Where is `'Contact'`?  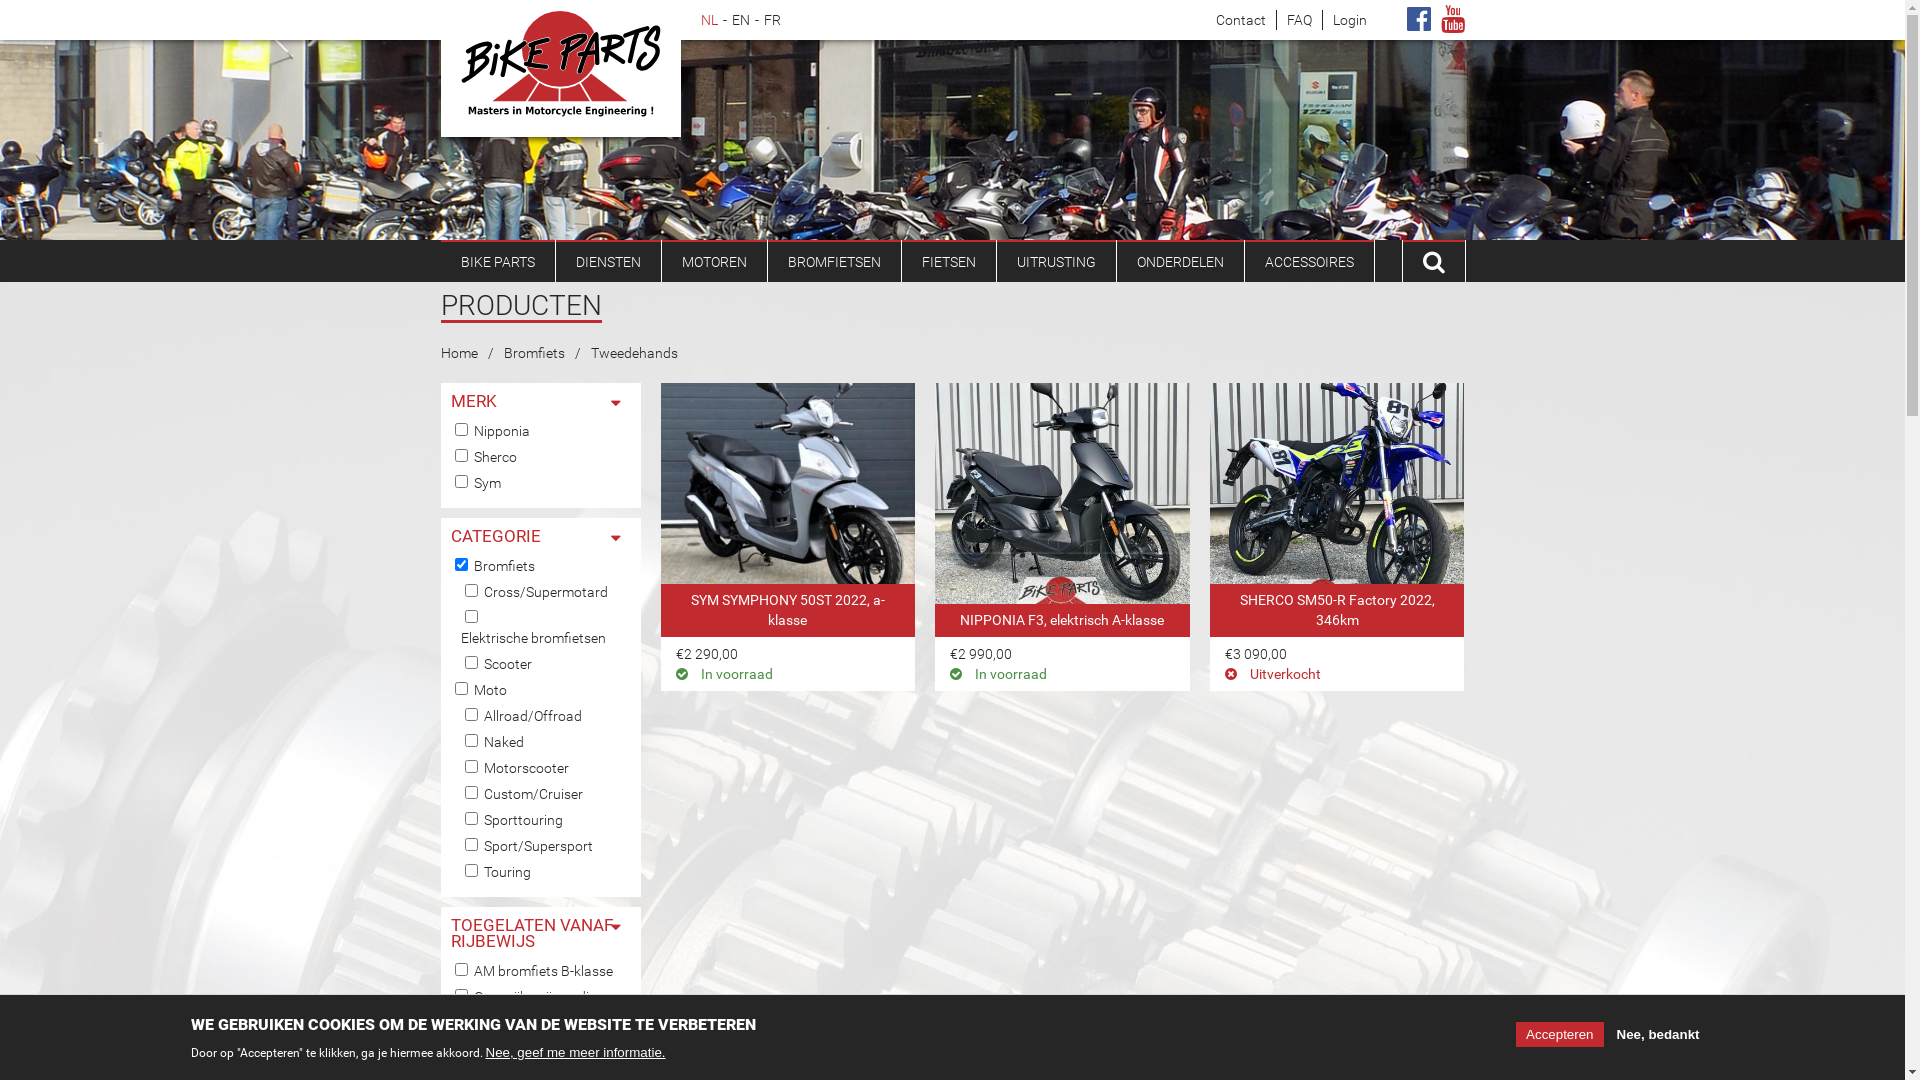 'Contact' is located at coordinates (1240, 19).